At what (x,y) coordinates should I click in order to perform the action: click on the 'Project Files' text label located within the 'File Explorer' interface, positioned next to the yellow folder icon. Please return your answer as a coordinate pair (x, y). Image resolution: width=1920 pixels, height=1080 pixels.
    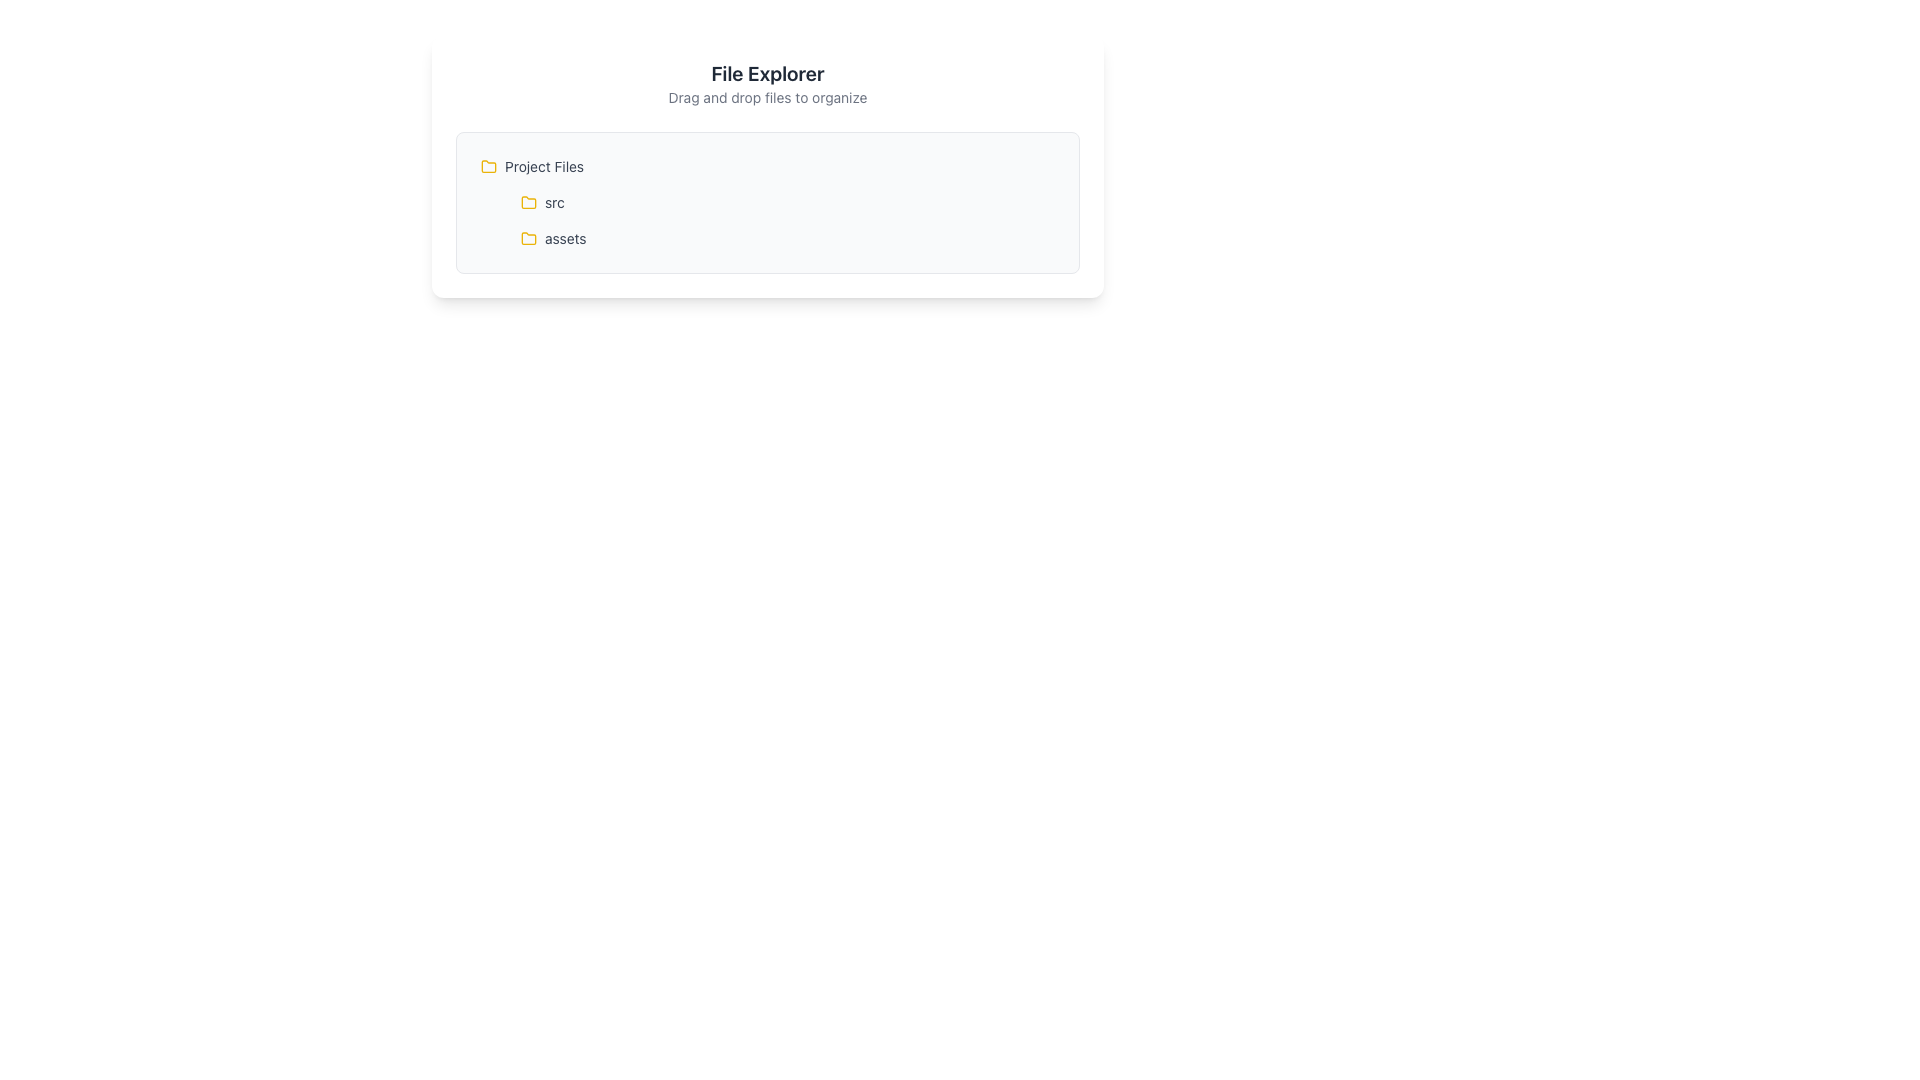
    Looking at the image, I should click on (544, 165).